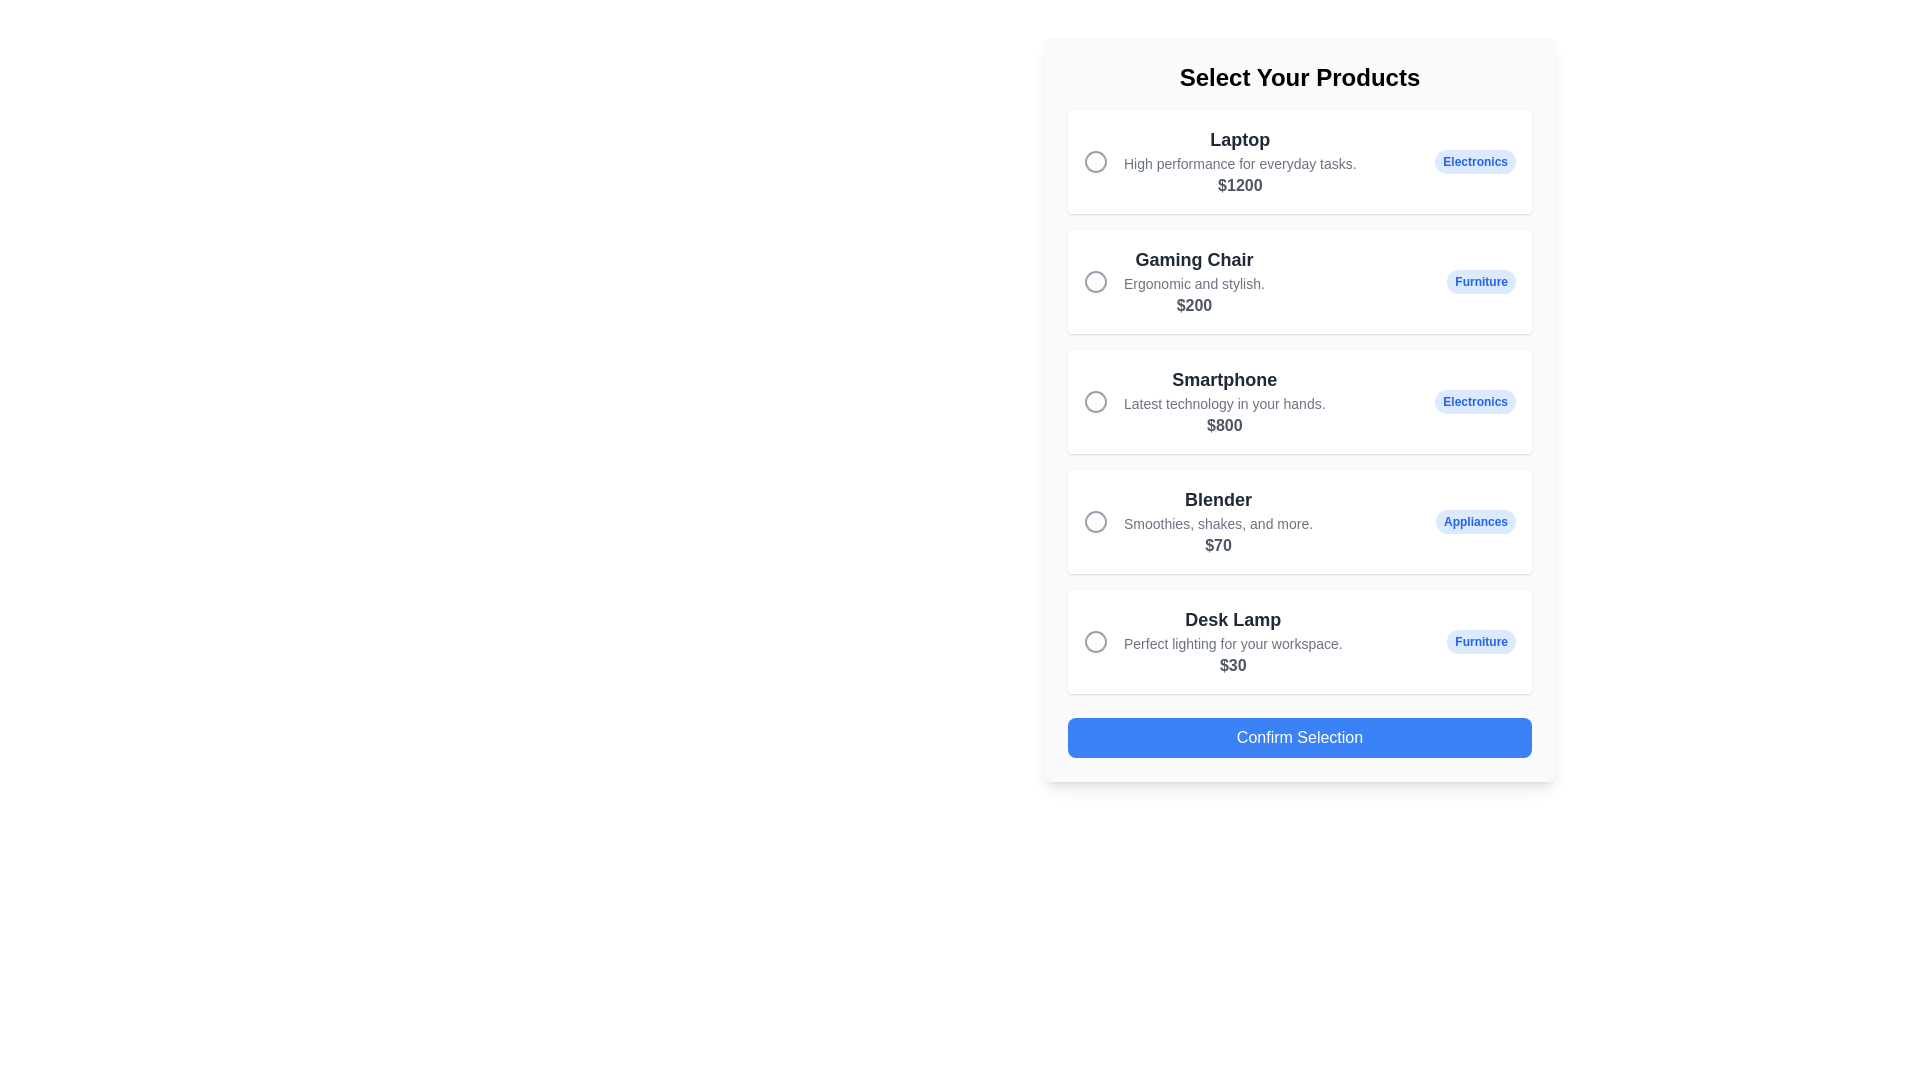 This screenshot has height=1080, width=1920. What do you see at coordinates (1094, 641) in the screenshot?
I see `the Radio button for the 'Desk Lamp' product, which is the fifth item in the 'Select Your Products' interface` at bounding box center [1094, 641].